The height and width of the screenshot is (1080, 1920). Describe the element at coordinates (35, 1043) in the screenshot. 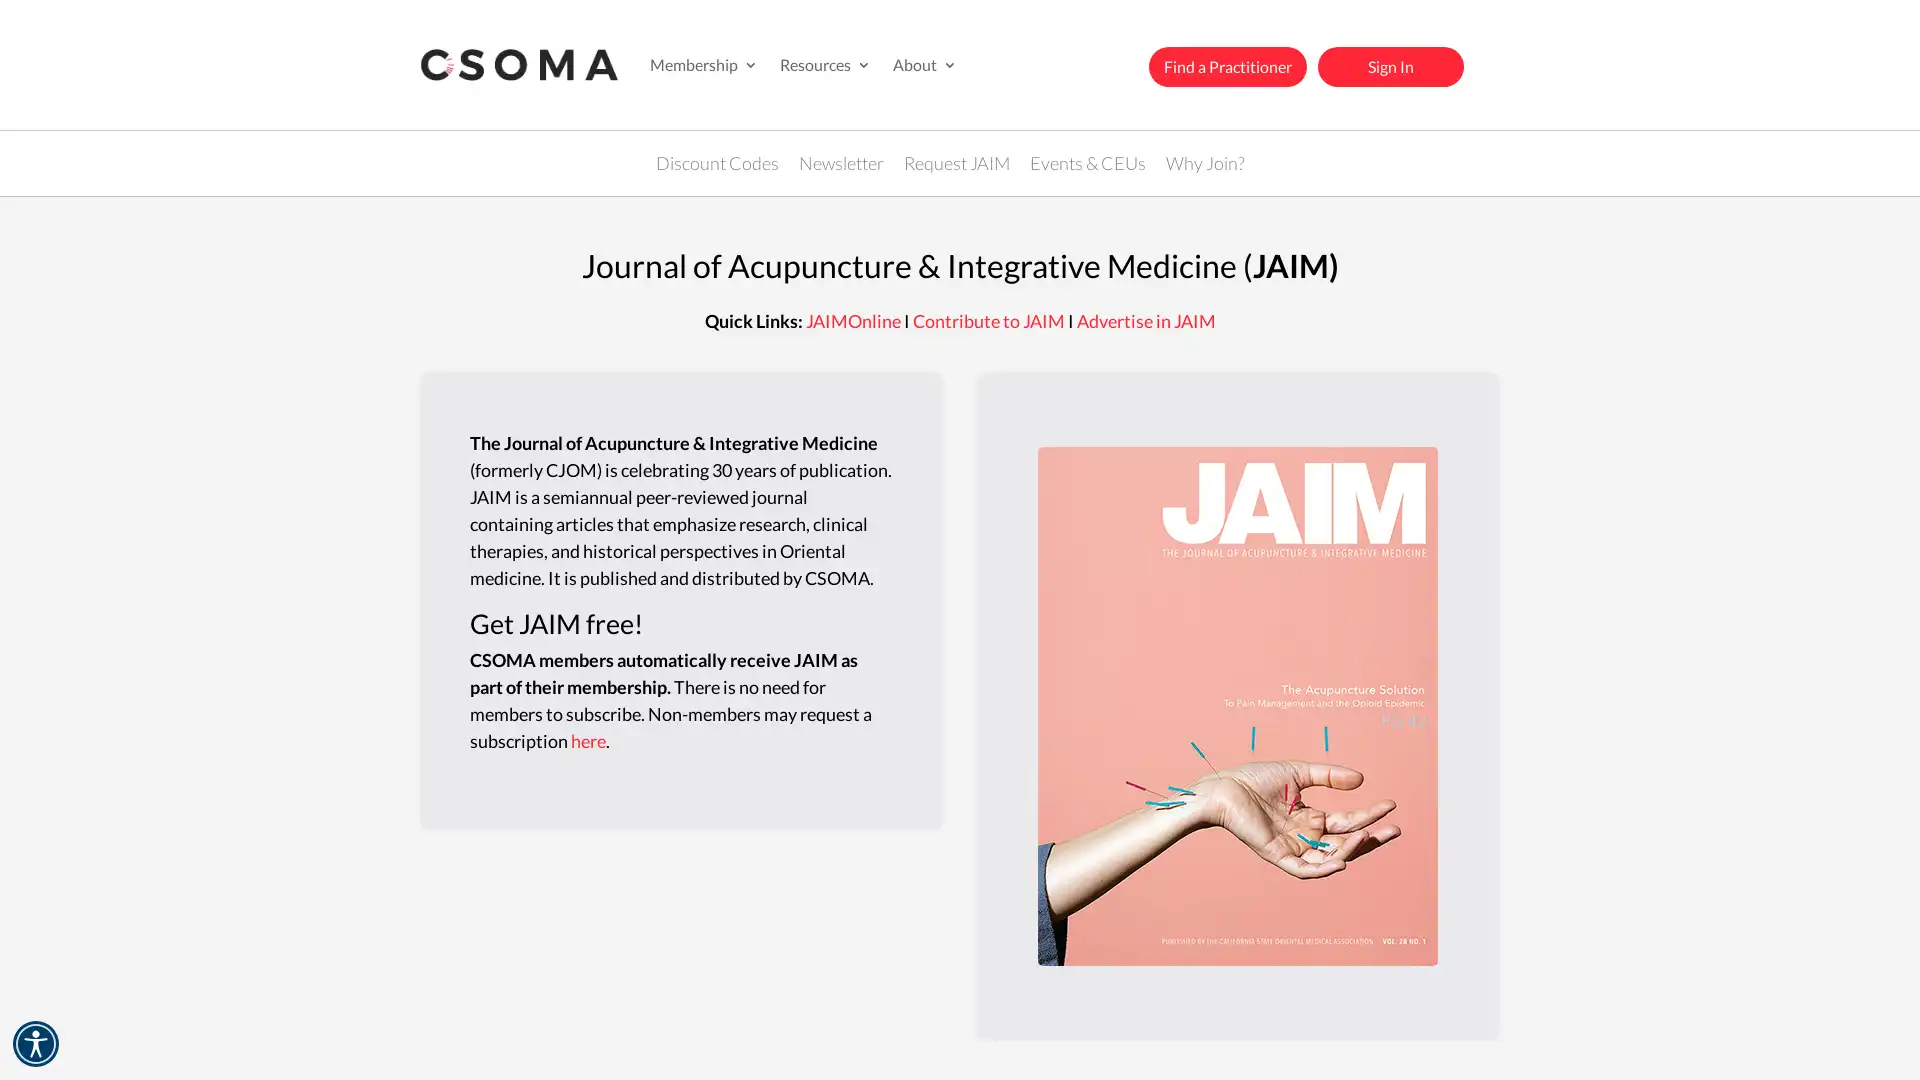

I see `Accessibility Menu` at that location.